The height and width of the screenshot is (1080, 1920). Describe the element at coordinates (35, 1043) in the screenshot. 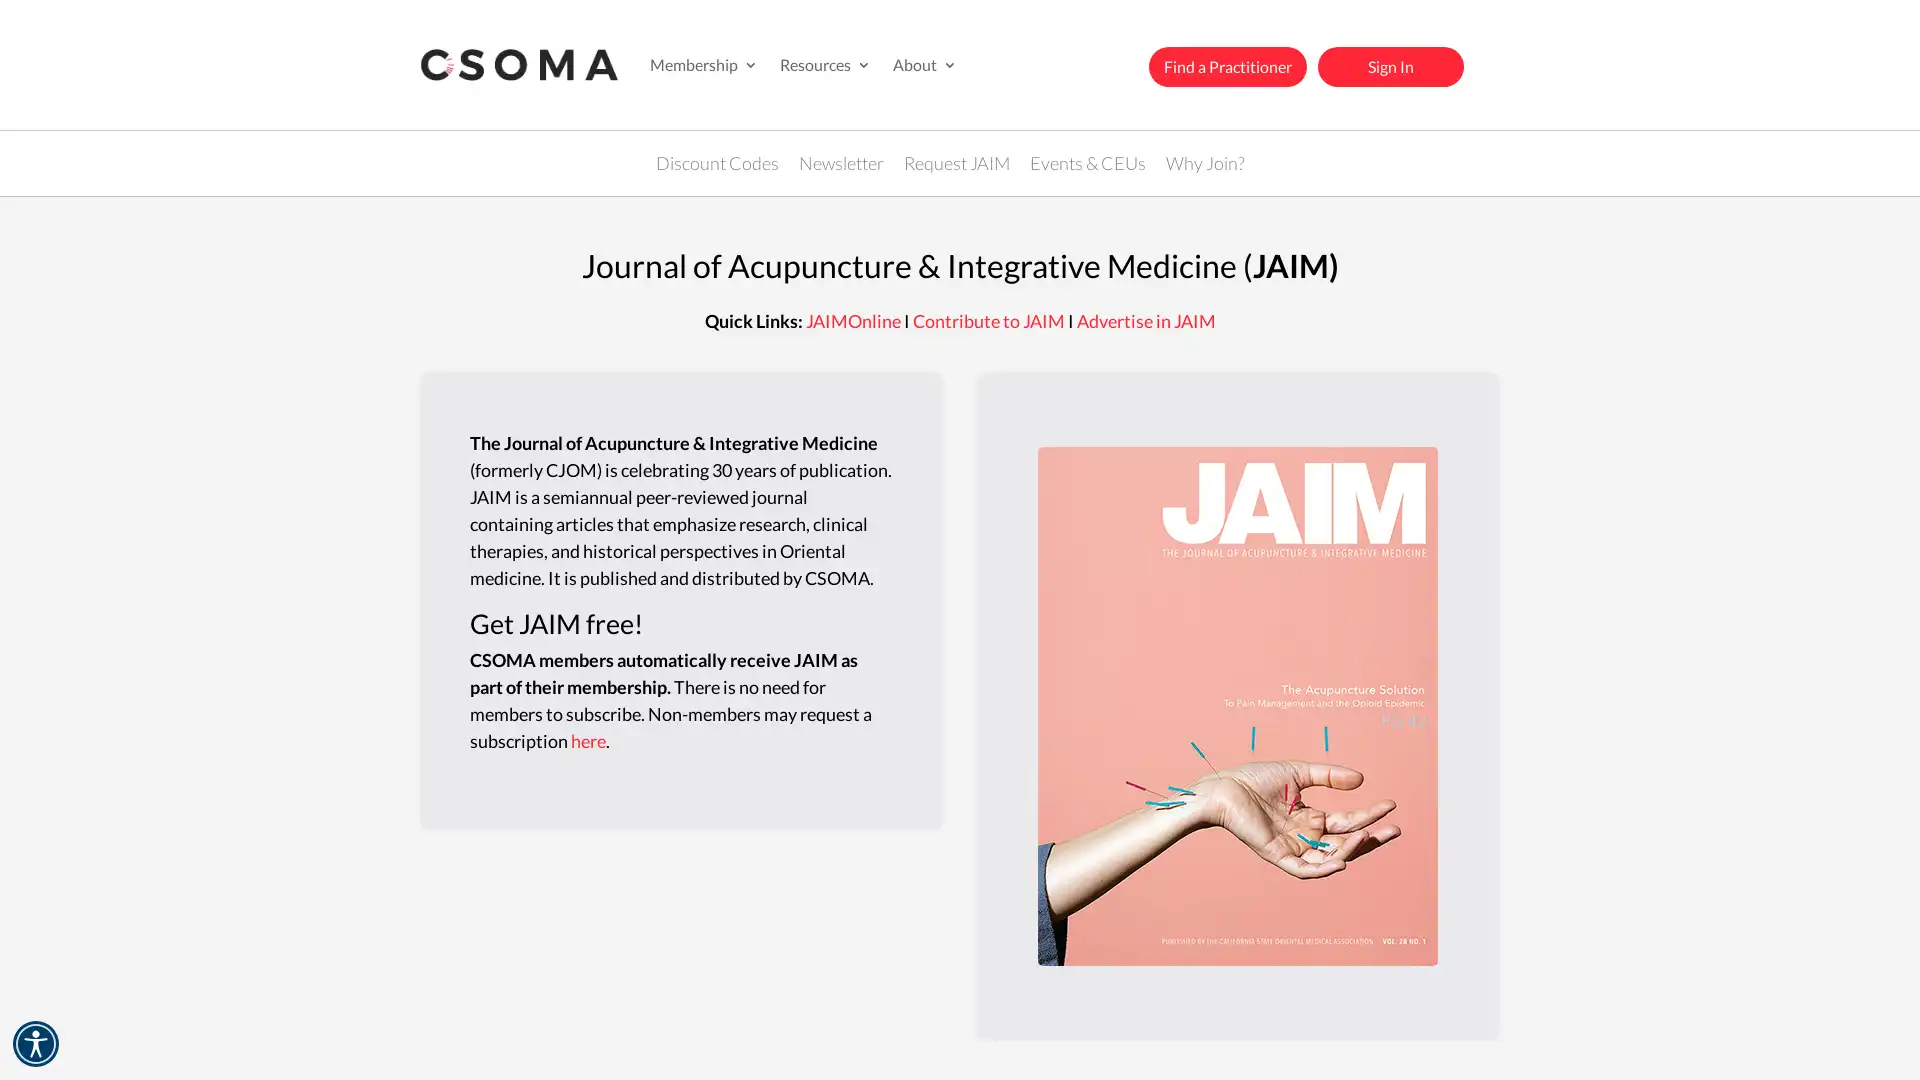

I see `Accessibility Menu` at that location.